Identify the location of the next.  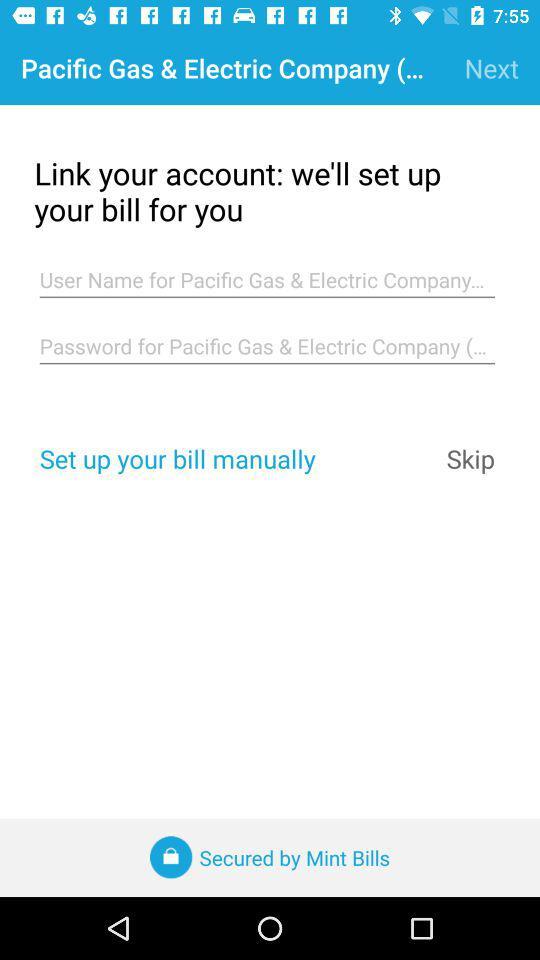
(490, 68).